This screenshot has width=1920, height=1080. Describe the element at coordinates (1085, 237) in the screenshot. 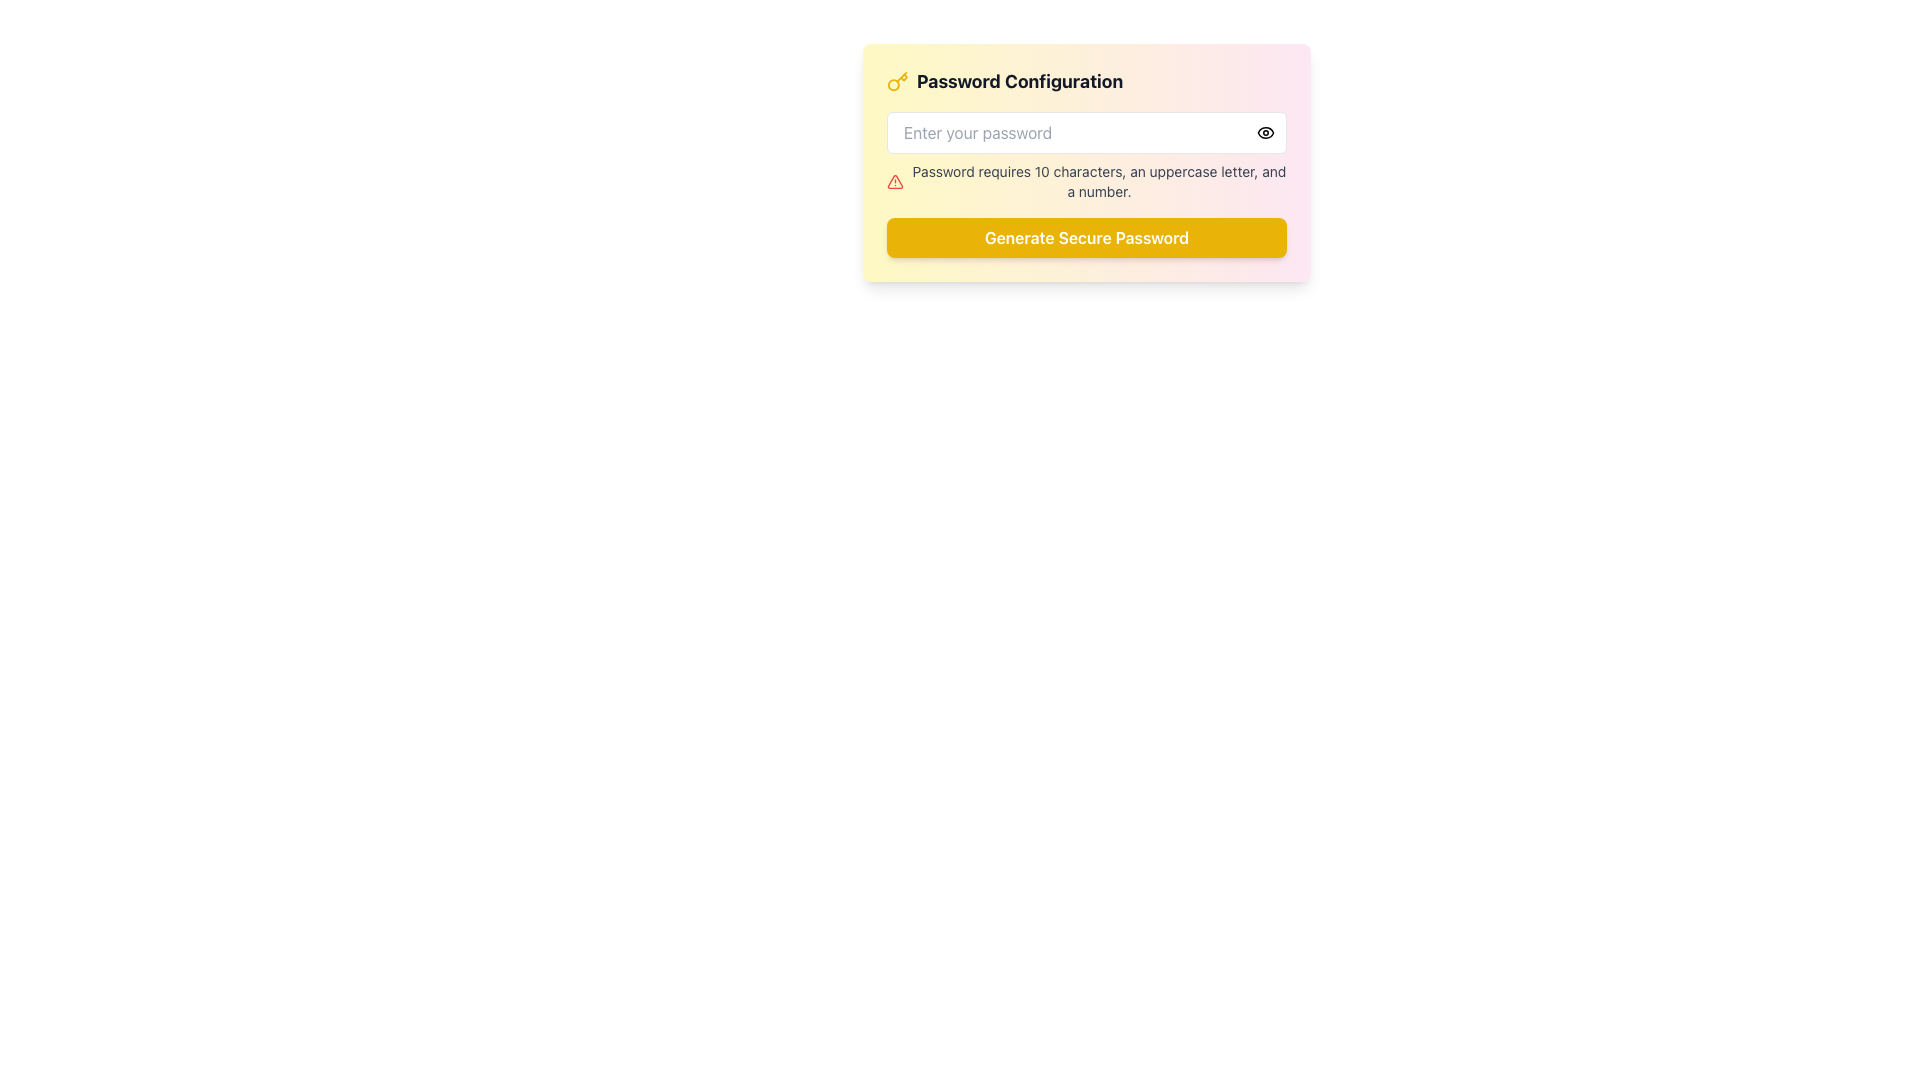

I see `the button with the text 'Generate Secure Password' that has a gradient yellow background and rounded corners` at that location.